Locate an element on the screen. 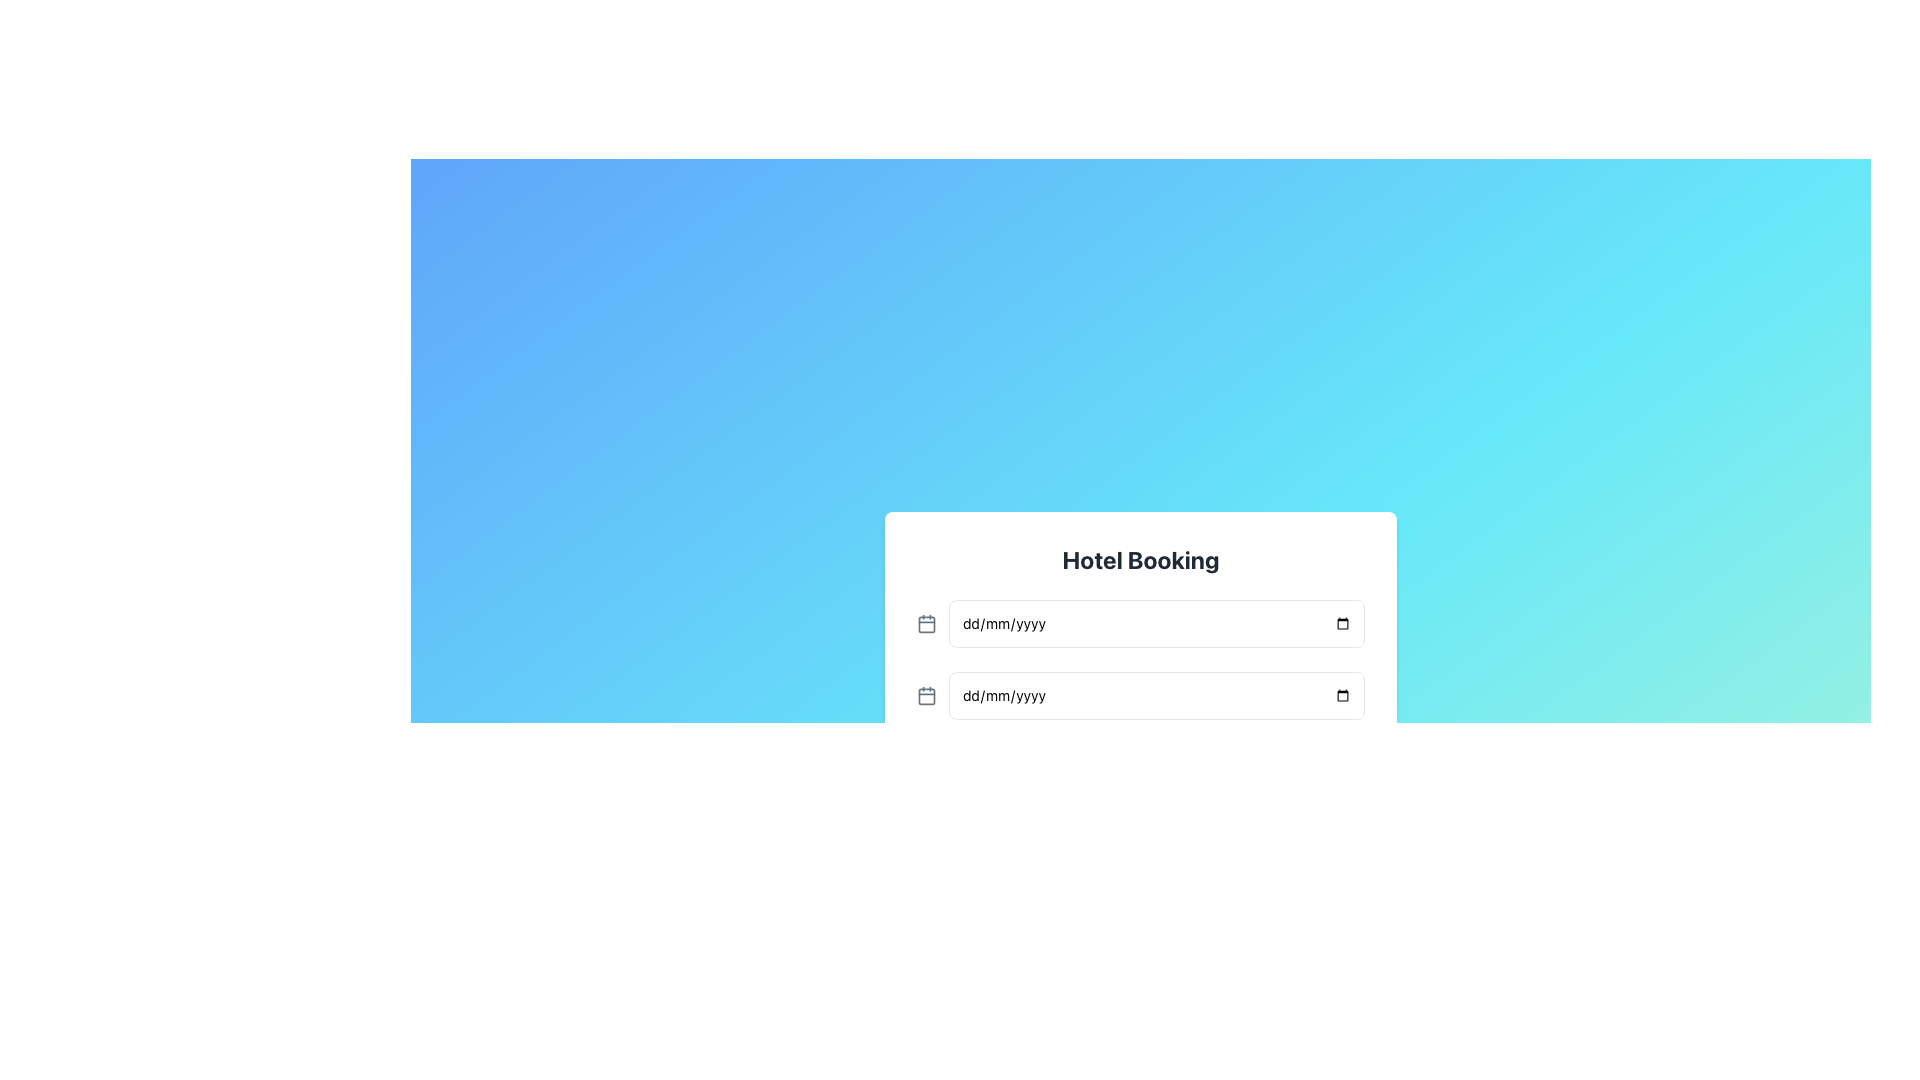  the calendar icon, which is an outlined style icon with a rounded rectangular shape and tick marks, located to the left of the date picker input field is located at coordinates (925, 694).